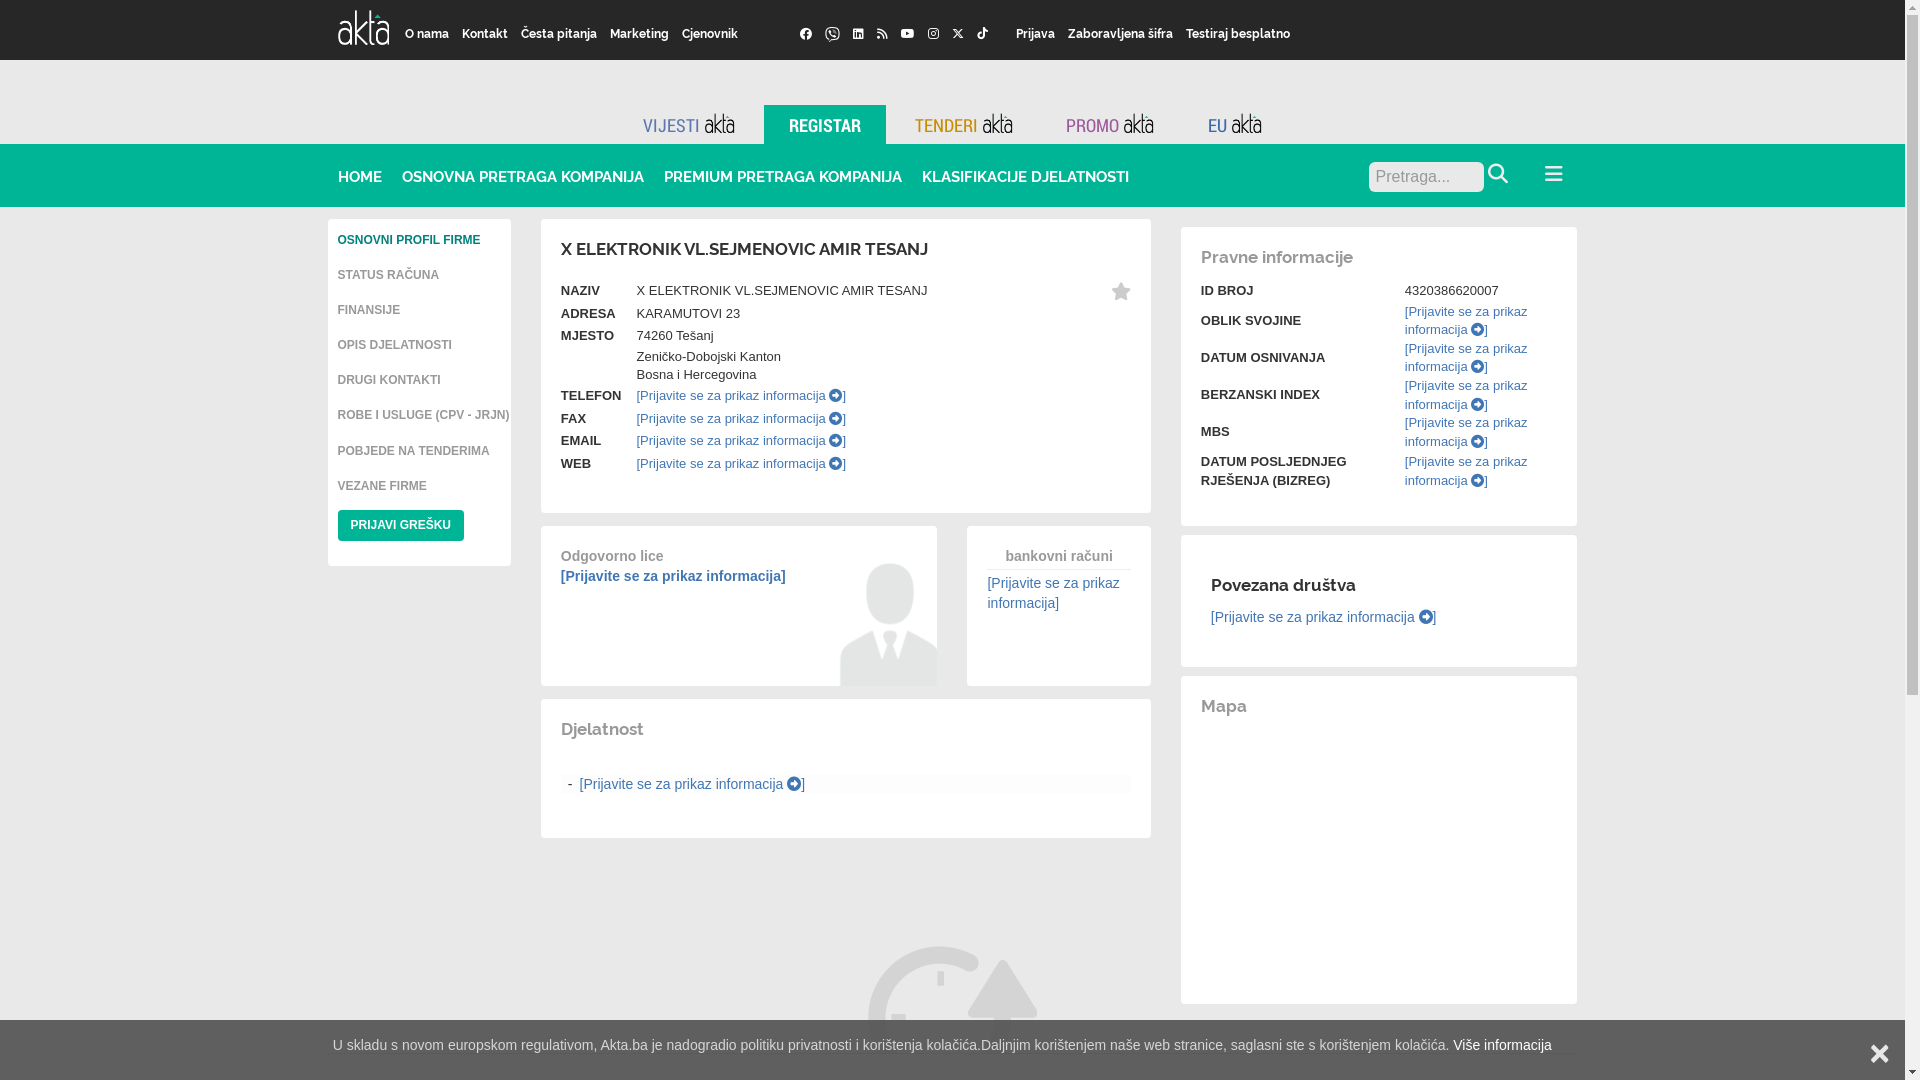 Image resolution: width=1920 pixels, height=1080 pixels. I want to click on 'Marketing', so click(638, 33).